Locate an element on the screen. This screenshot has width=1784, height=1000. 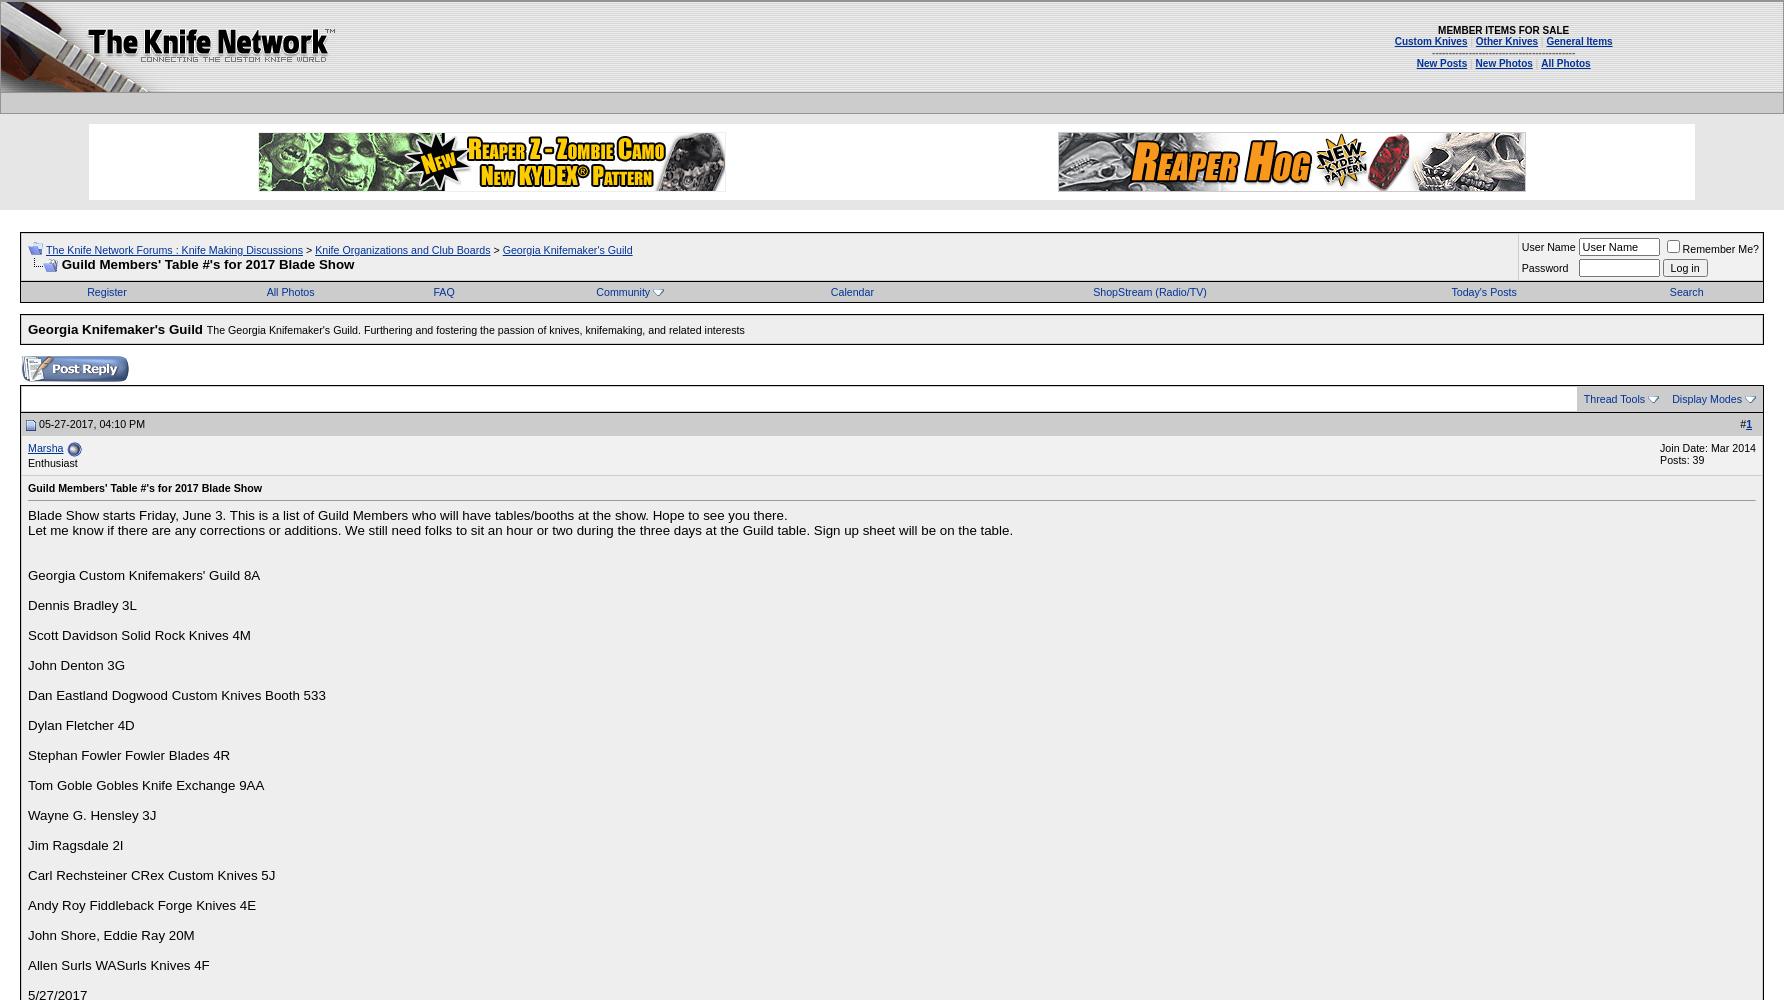
'Today's Posts' is located at coordinates (1482, 292).